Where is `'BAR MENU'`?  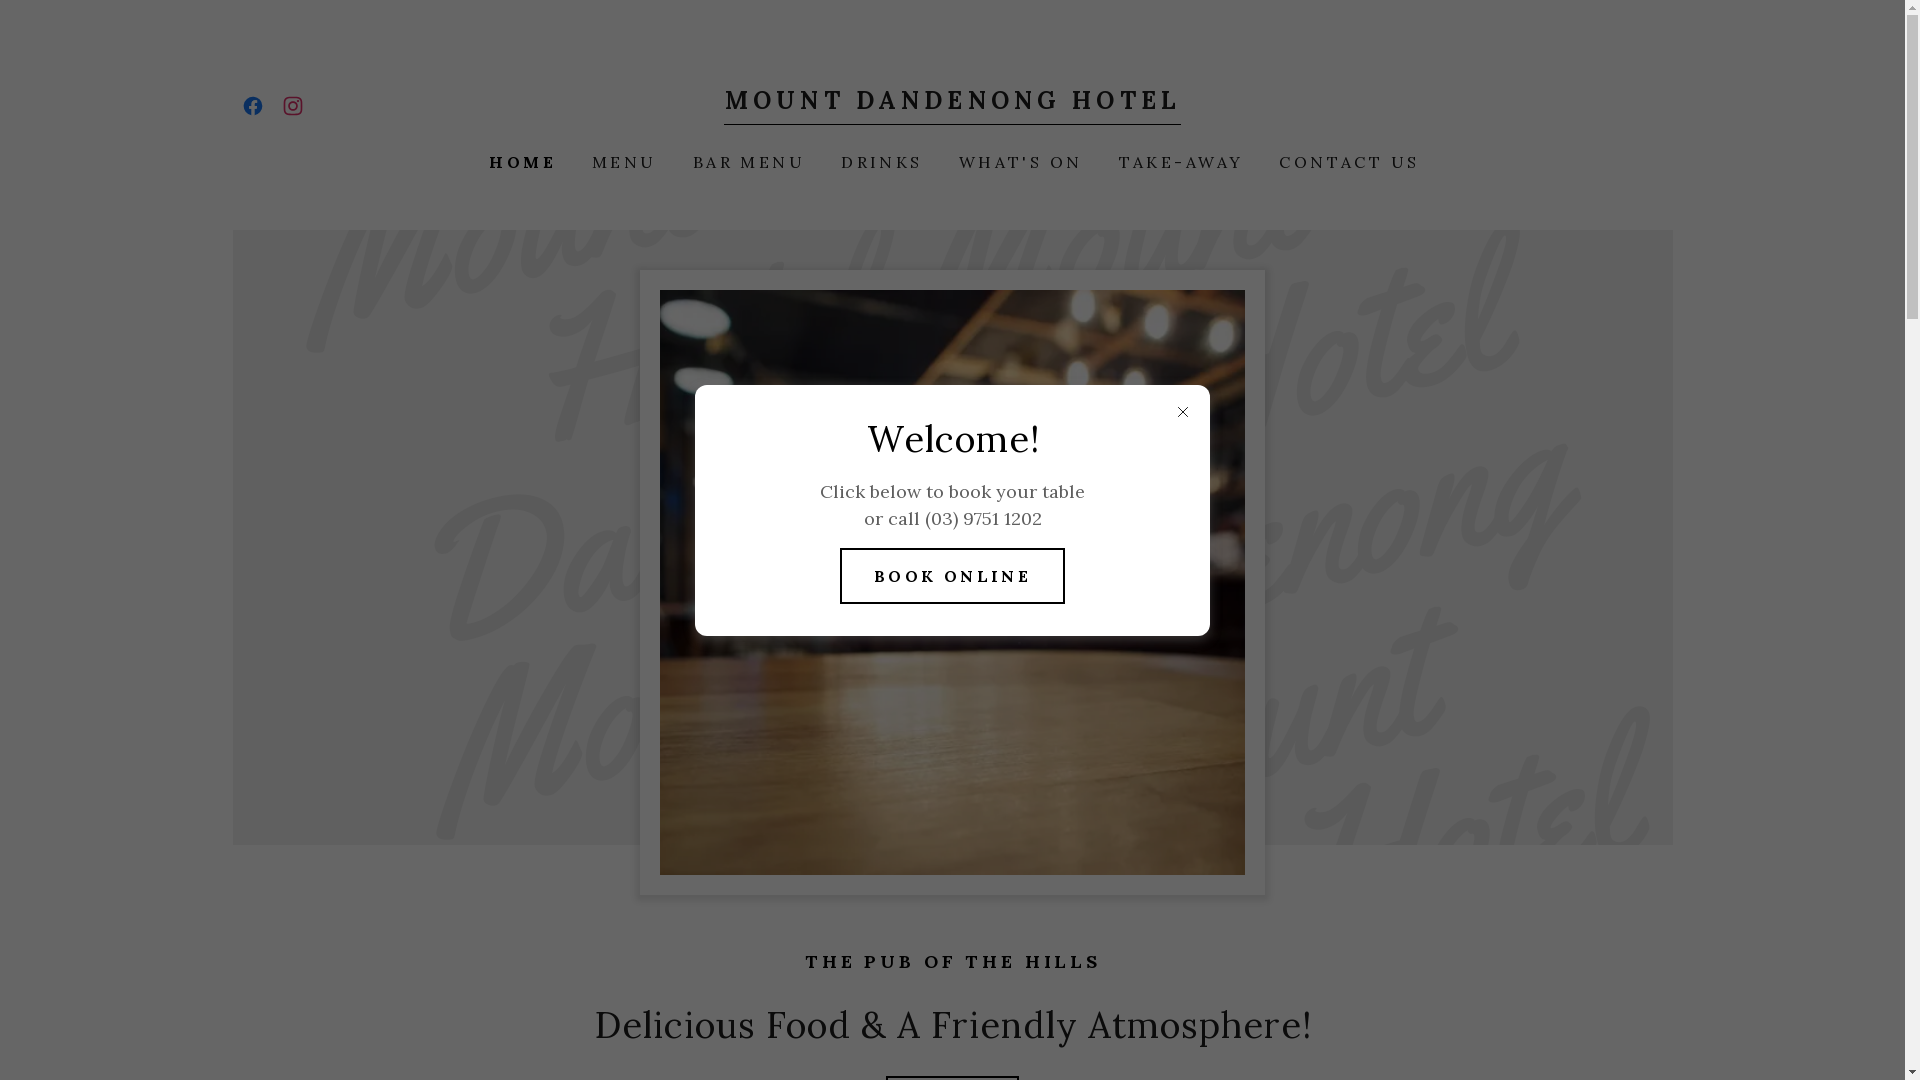
'BAR MENU' is located at coordinates (746, 161).